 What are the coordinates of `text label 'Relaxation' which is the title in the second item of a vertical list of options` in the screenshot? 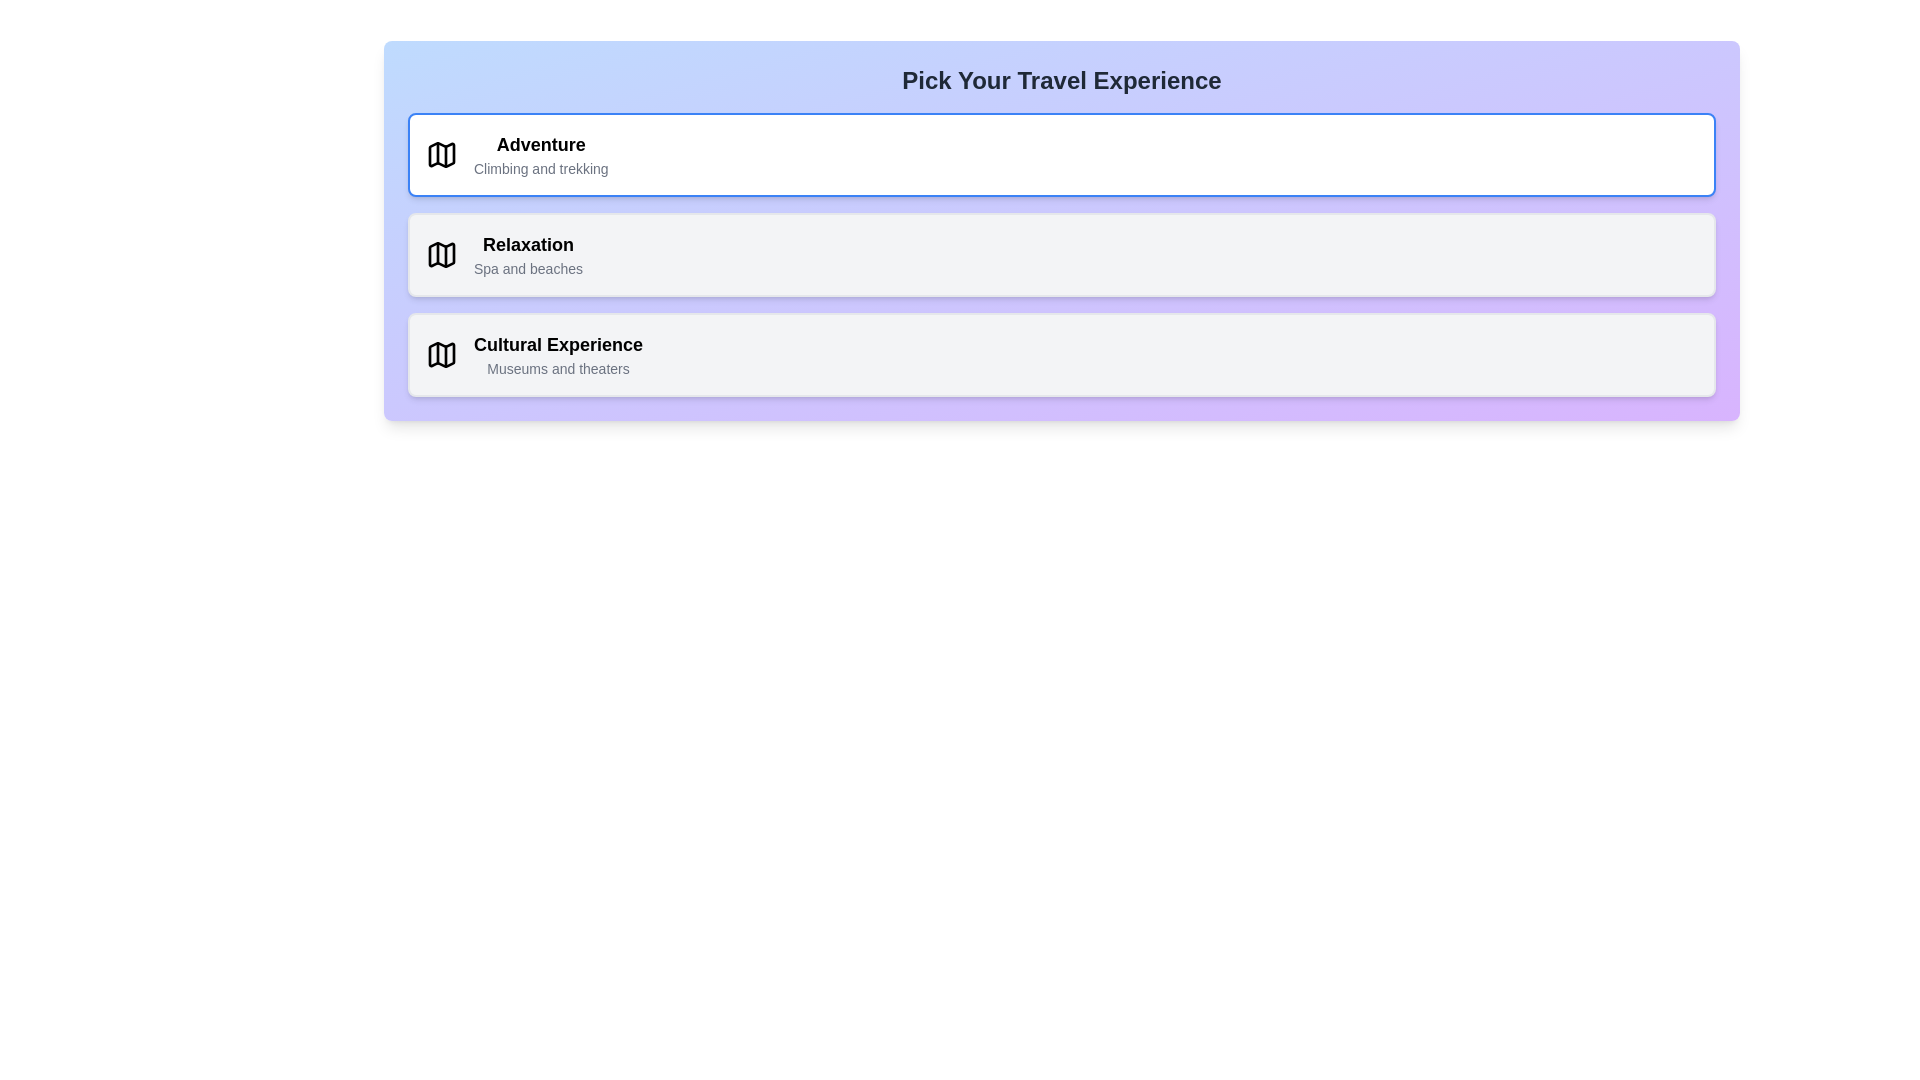 It's located at (528, 244).